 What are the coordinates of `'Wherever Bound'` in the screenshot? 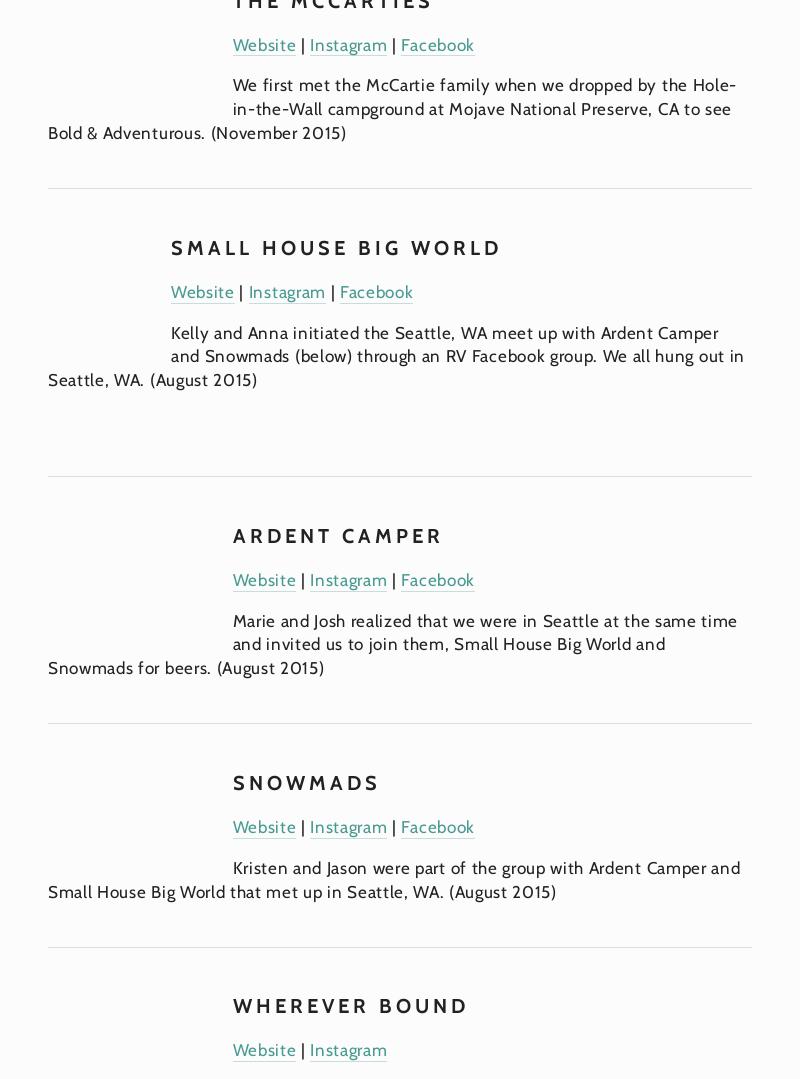 It's located at (354, 1005).